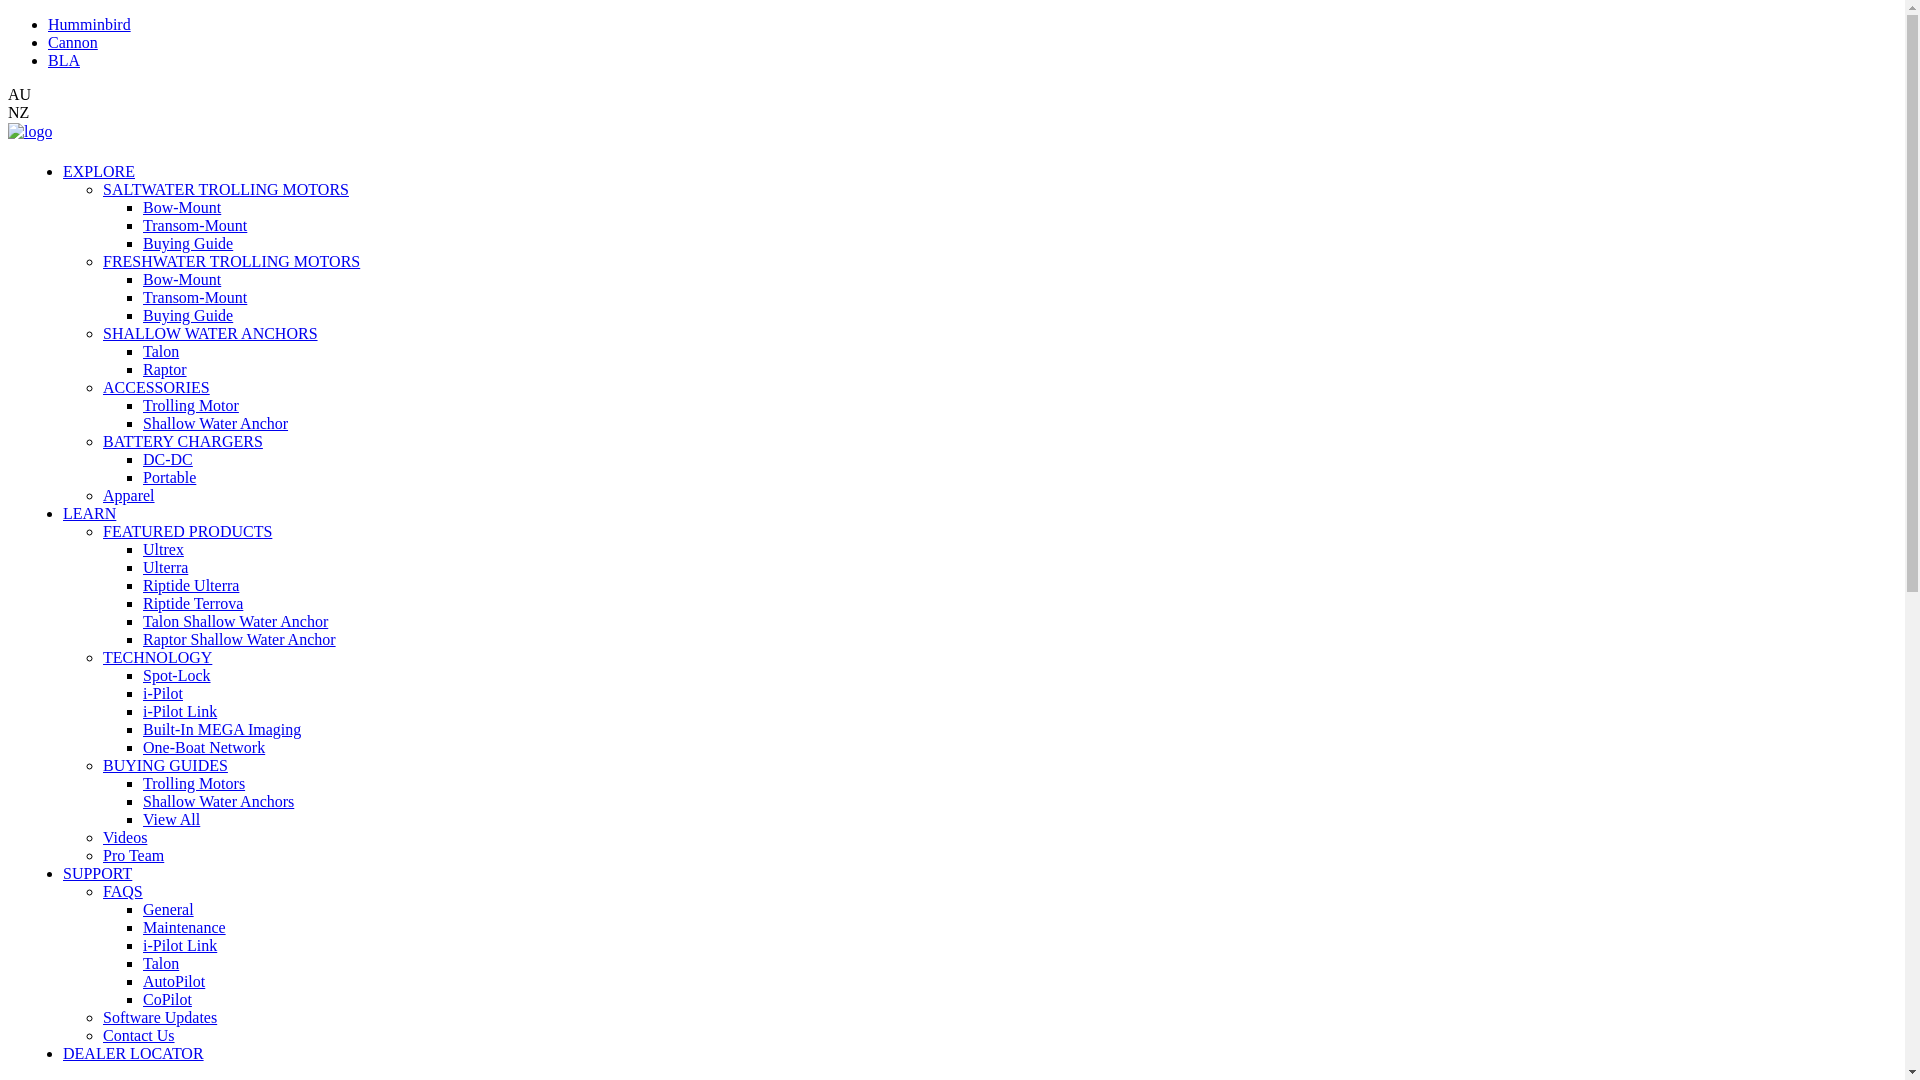  What do you see at coordinates (180, 945) in the screenshot?
I see `'i-Pilot Link'` at bounding box center [180, 945].